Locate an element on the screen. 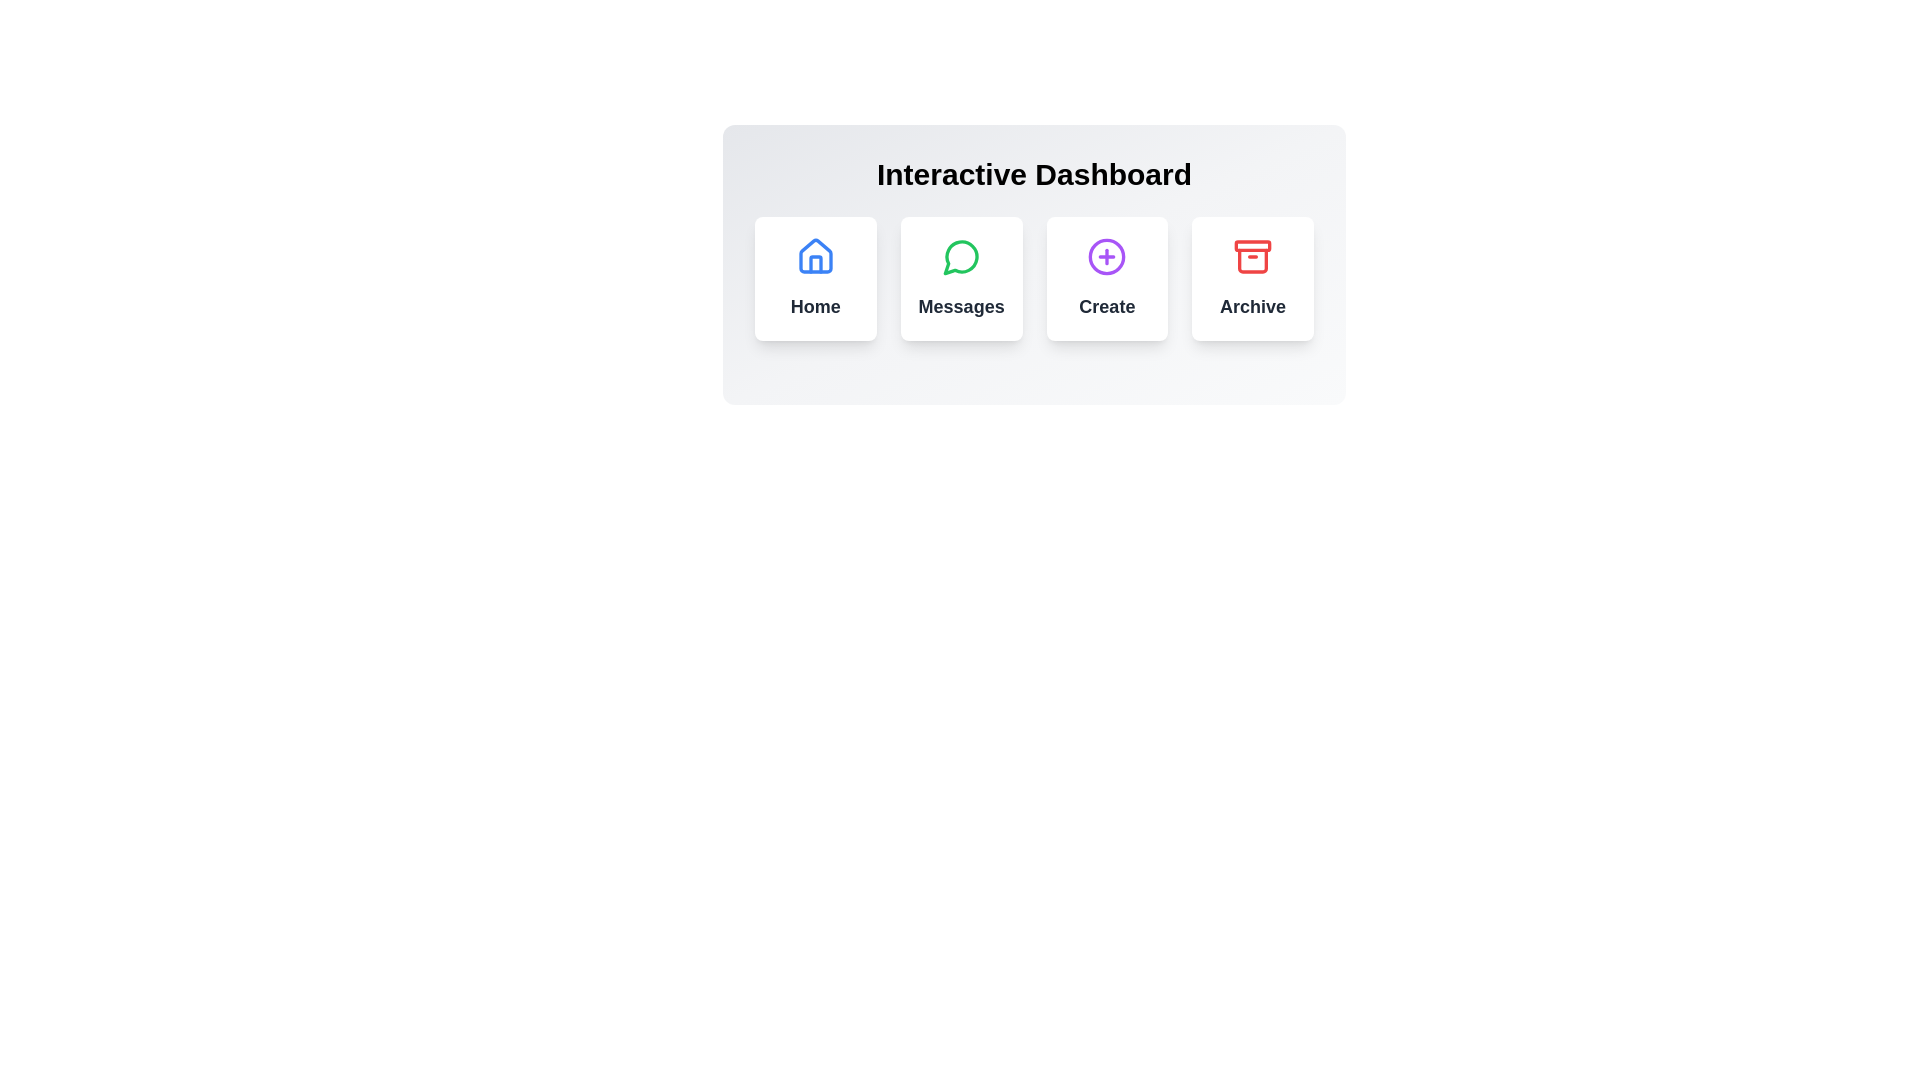  the 'Messages' button card, which is the second item in a horizontal grid of four cards, featuring a green speech bubble icon and dark gray bold text below it is located at coordinates (961, 278).